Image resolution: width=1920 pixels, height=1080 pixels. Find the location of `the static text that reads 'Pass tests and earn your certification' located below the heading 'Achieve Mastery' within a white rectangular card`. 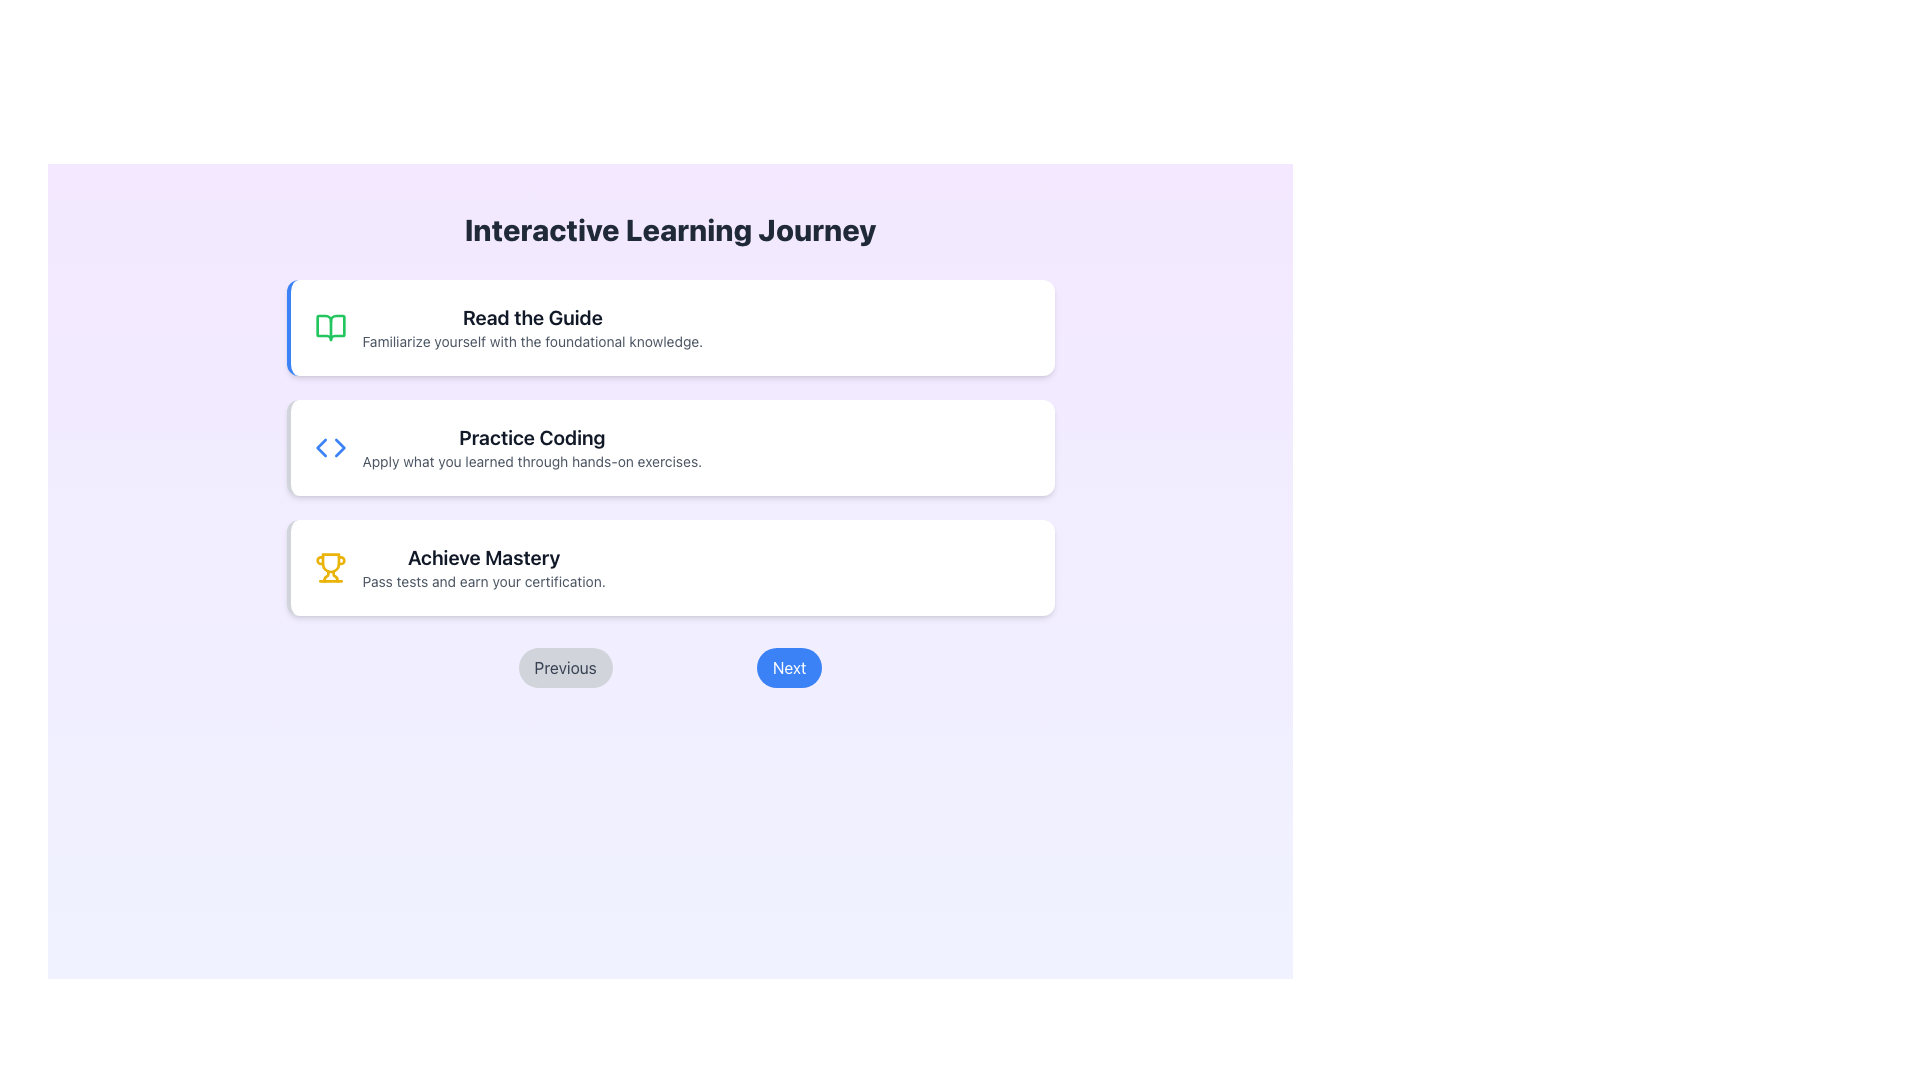

the static text that reads 'Pass tests and earn your certification' located below the heading 'Achieve Mastery' within a white rectangular card is located at coordinates (484, 582).